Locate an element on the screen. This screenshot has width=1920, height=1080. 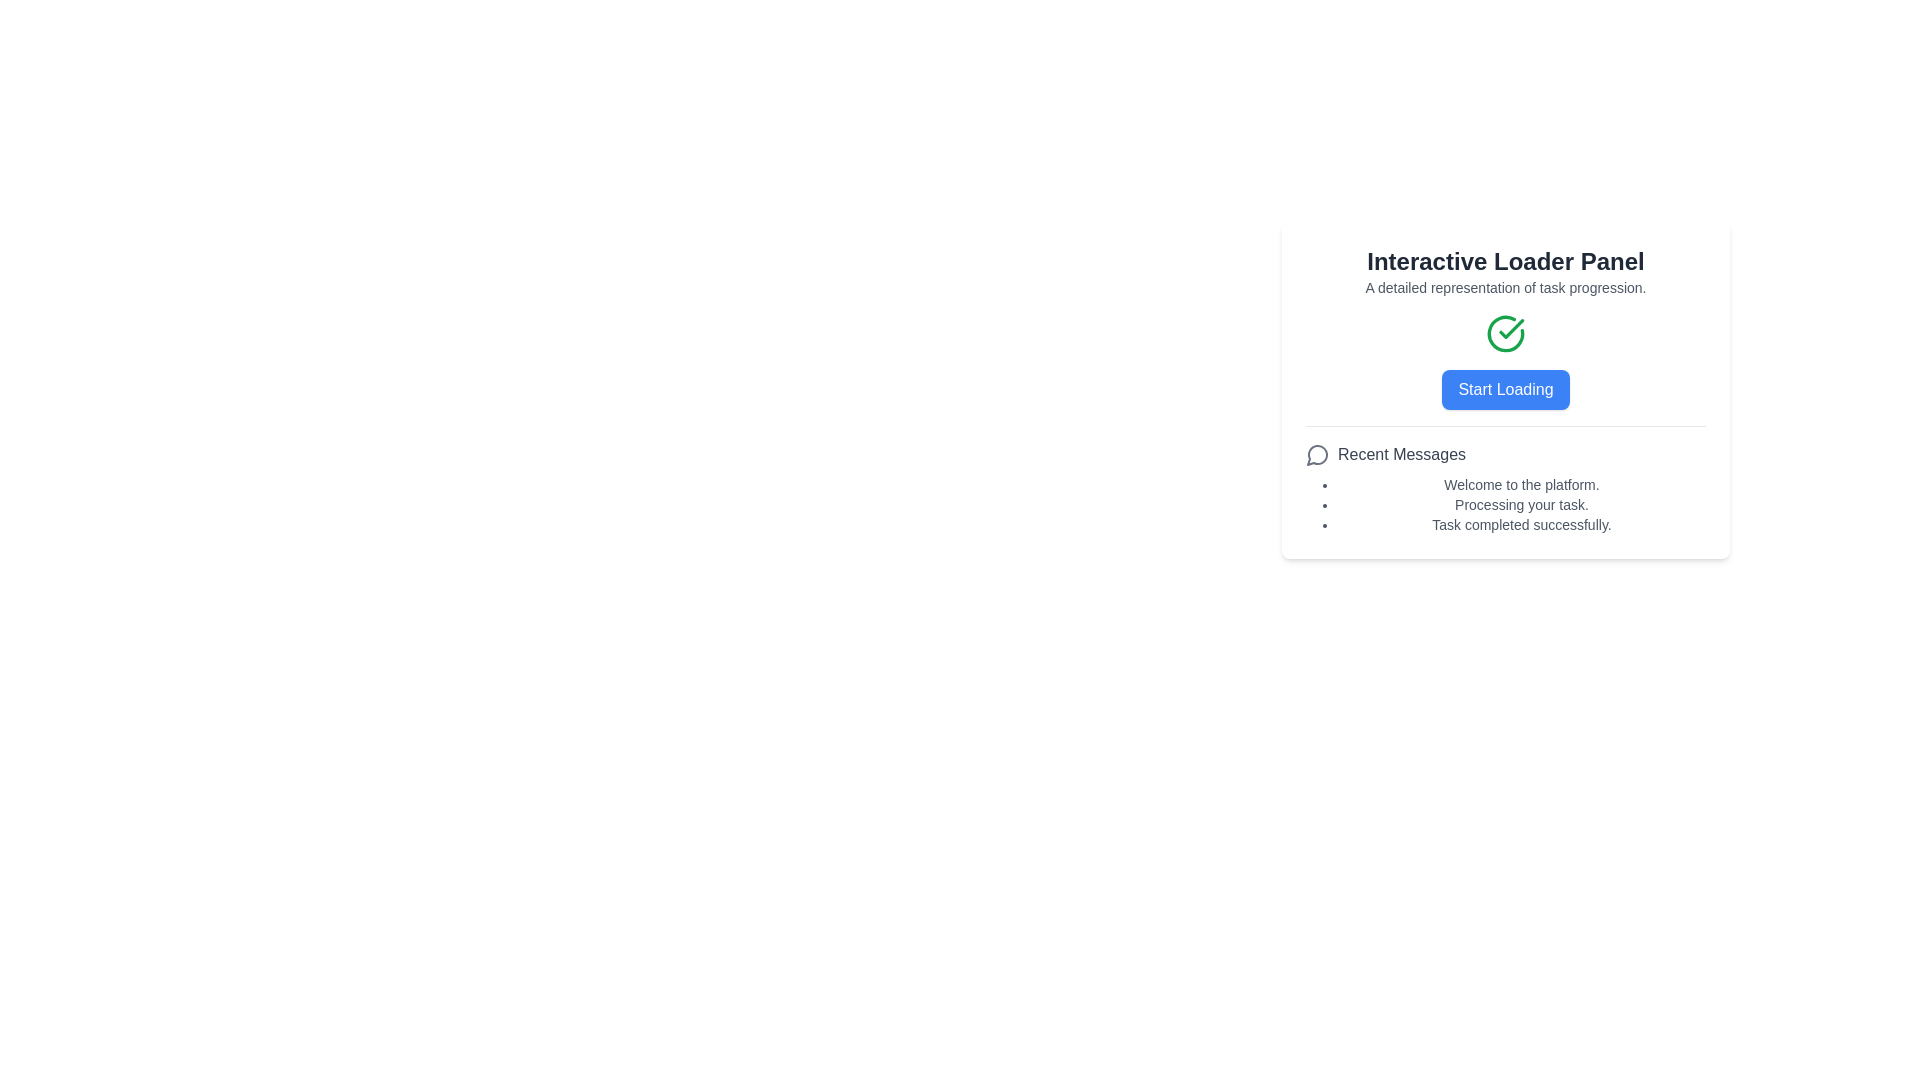
text from the first message in the 'Recent Messages' panel, which provides users with textual information or status updates from the system is located at coordinates (1520, 485).